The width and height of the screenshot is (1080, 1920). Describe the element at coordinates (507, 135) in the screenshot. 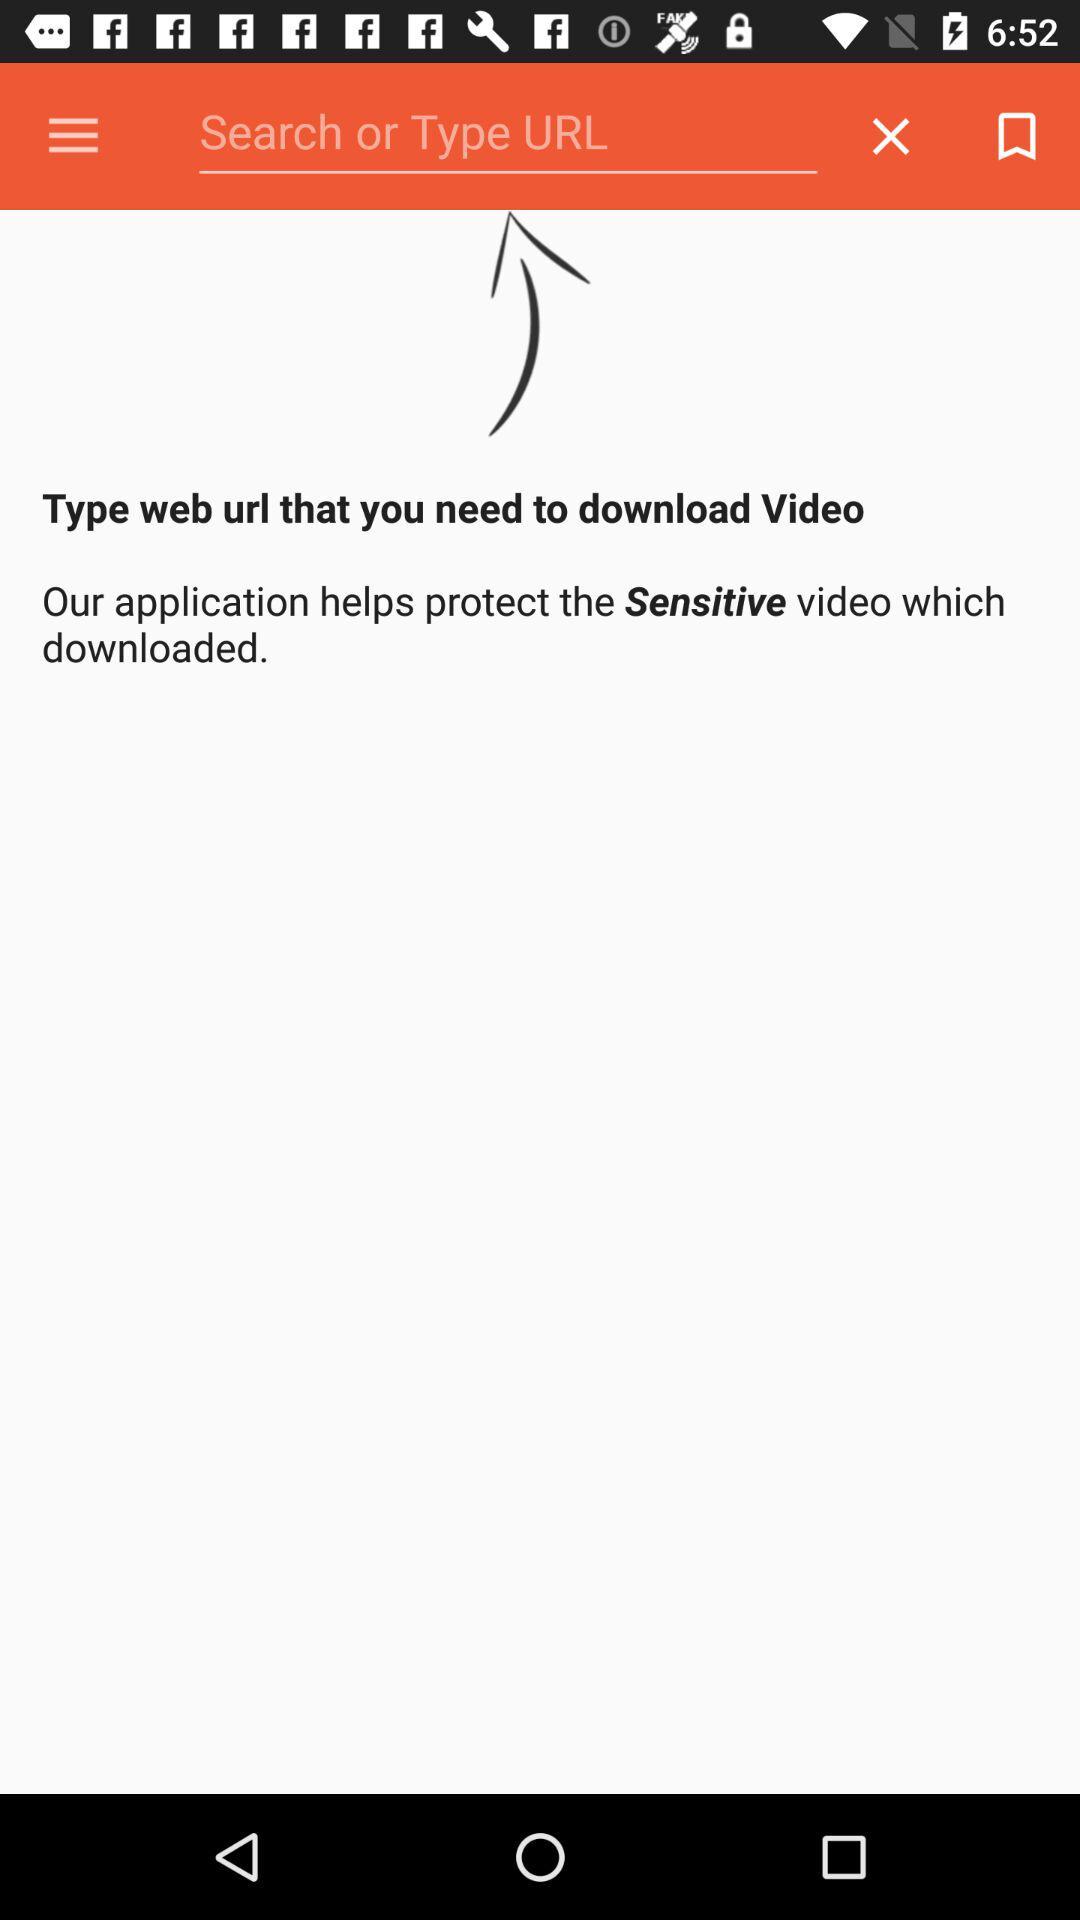

I see `search entry box` at that location.